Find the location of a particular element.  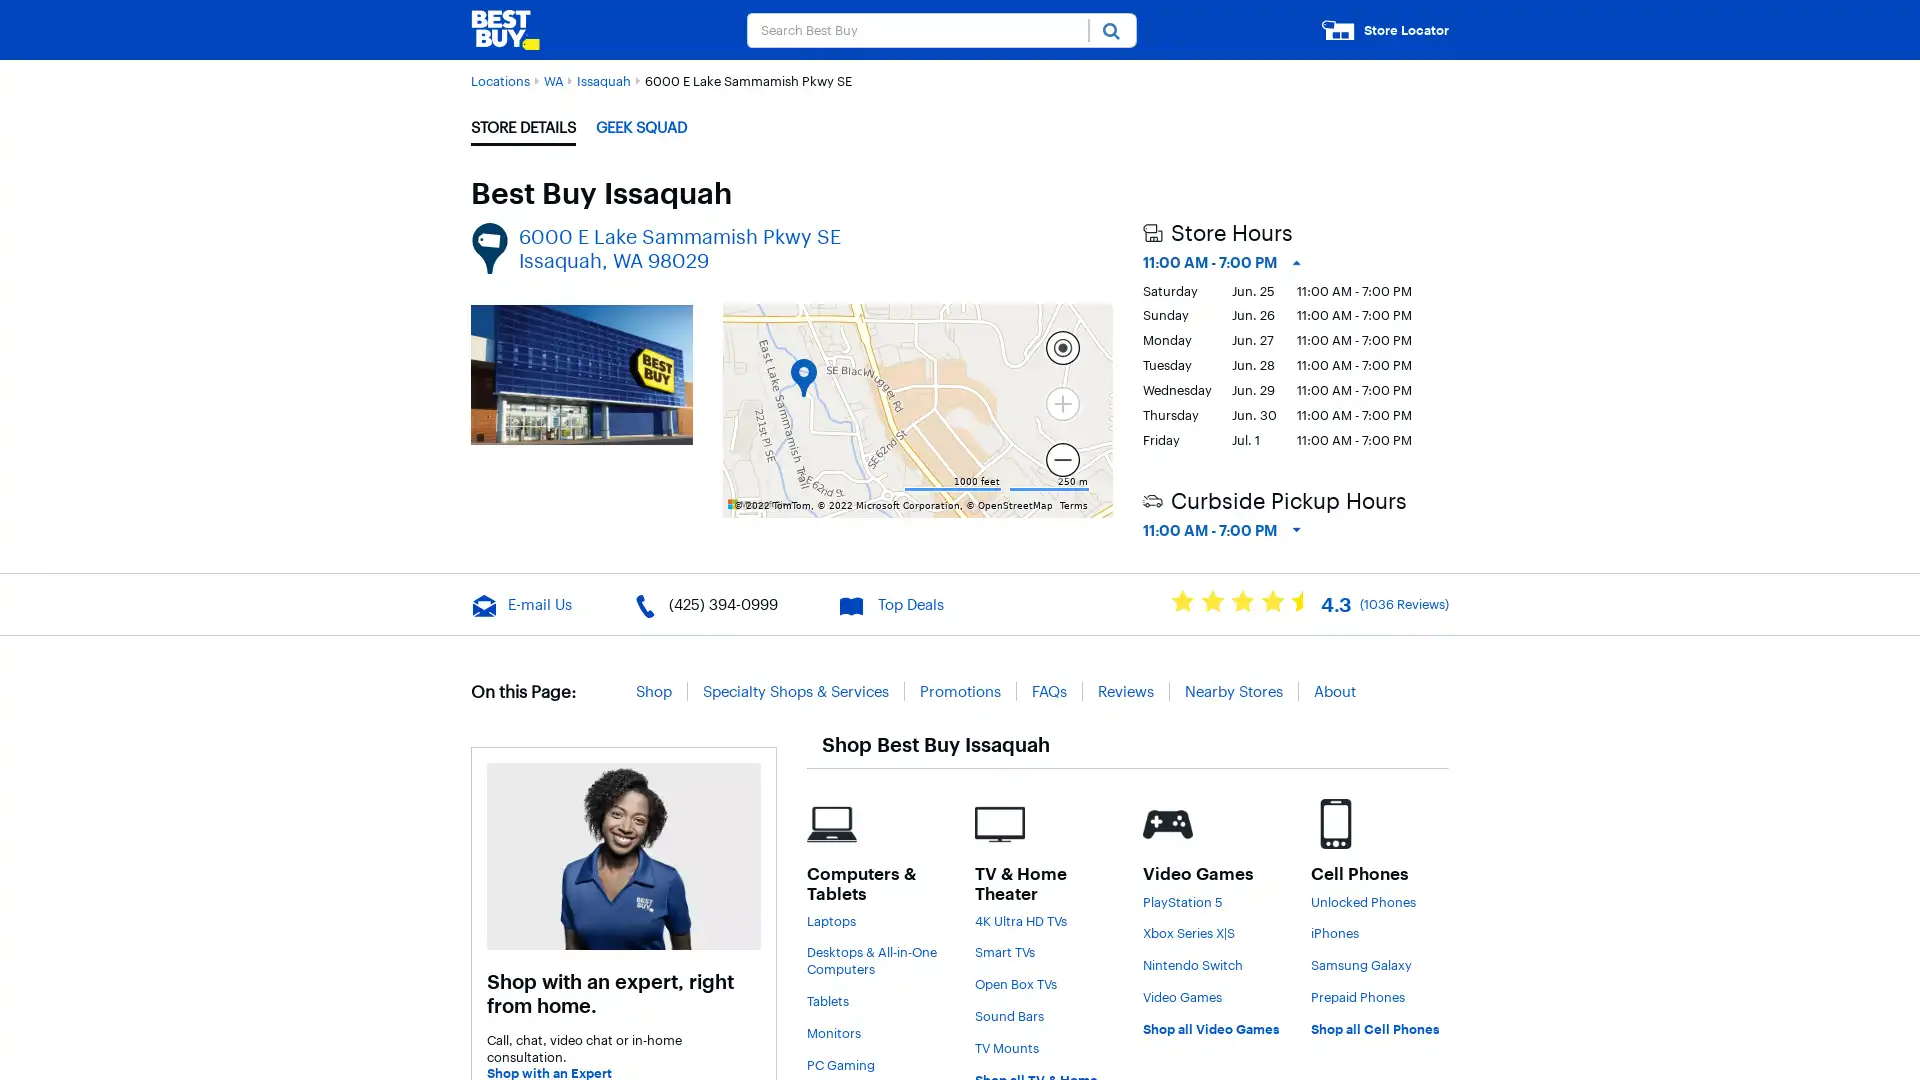

Submit is located at coordinates (1111, 29).